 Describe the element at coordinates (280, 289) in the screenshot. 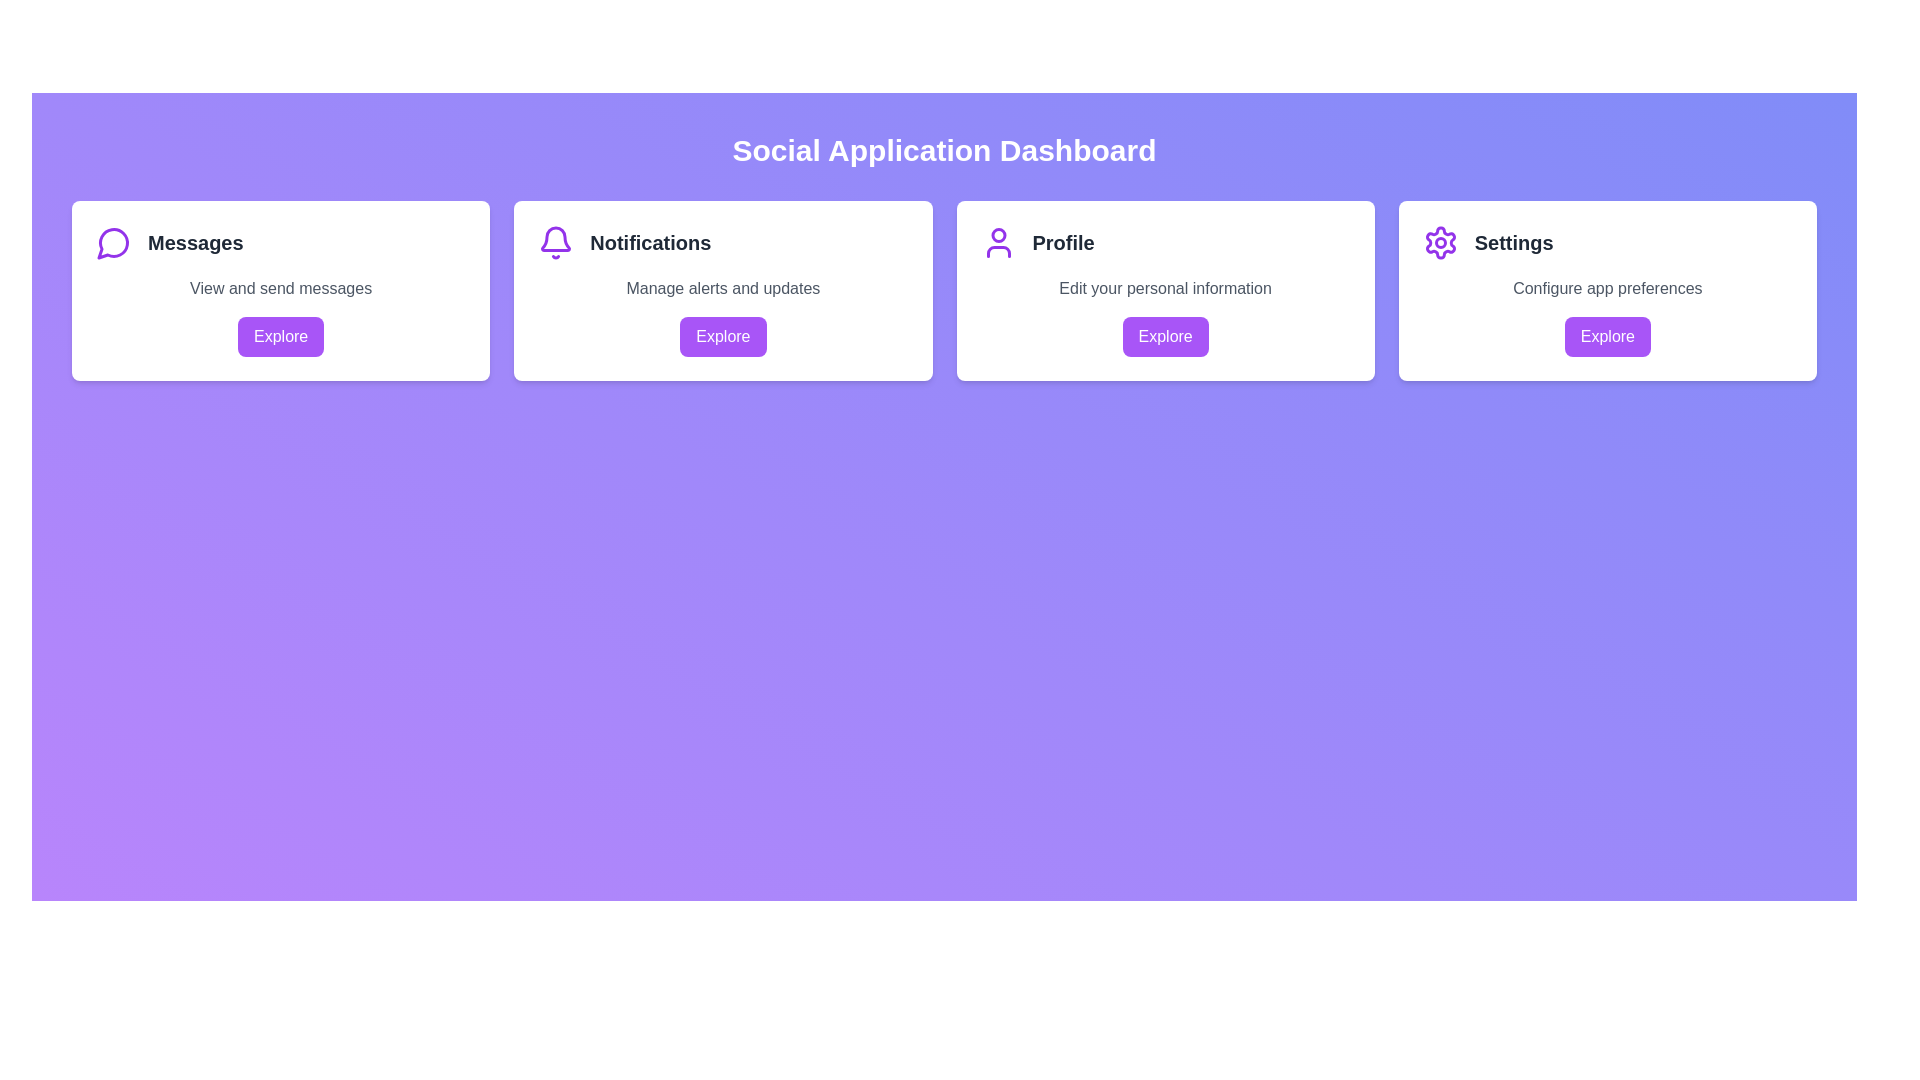

I see `the Text label located centrally beneath the title 'Messages' in the 'Messages' card of the dashboard layout` at that location.